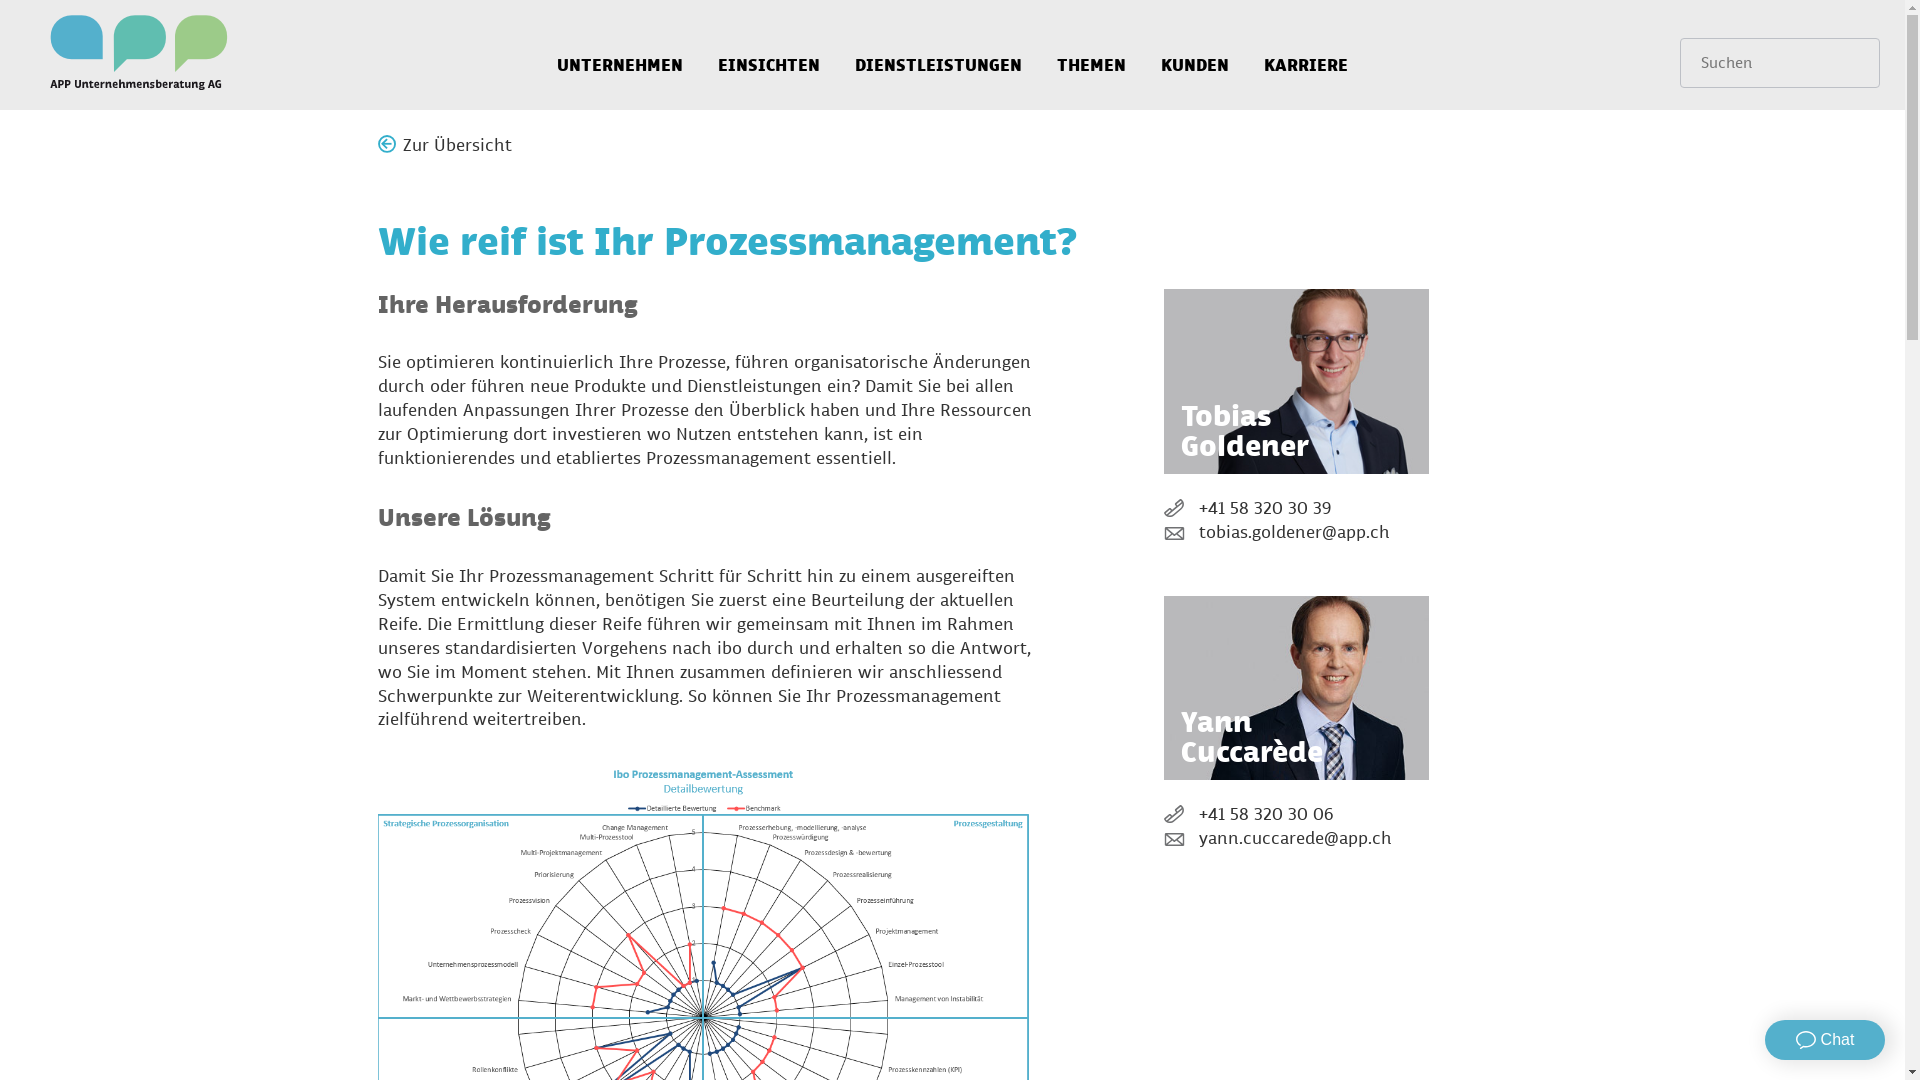  I want to click on 'EINSICHTEN', so click(767, 53).